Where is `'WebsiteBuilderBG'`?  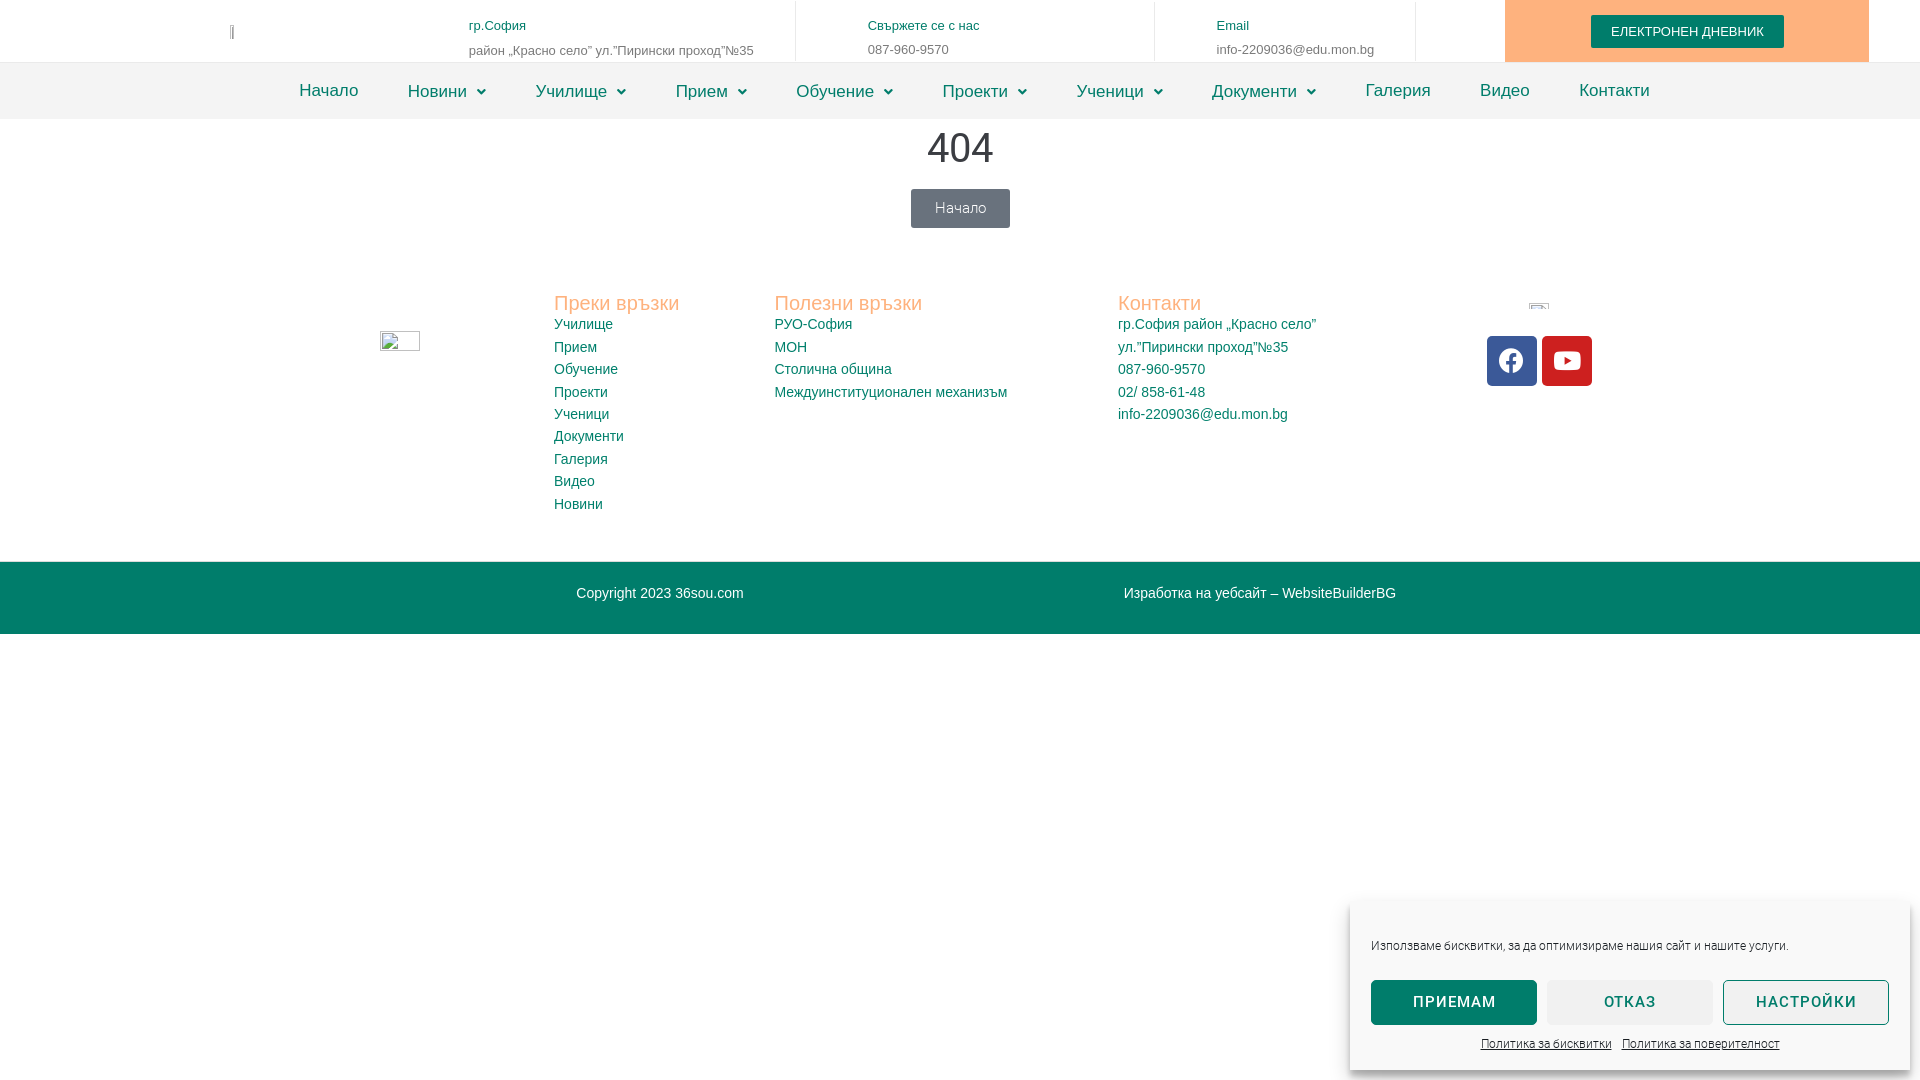 'WebsiteBuilderBG' is located at coordinates (1339, 592).